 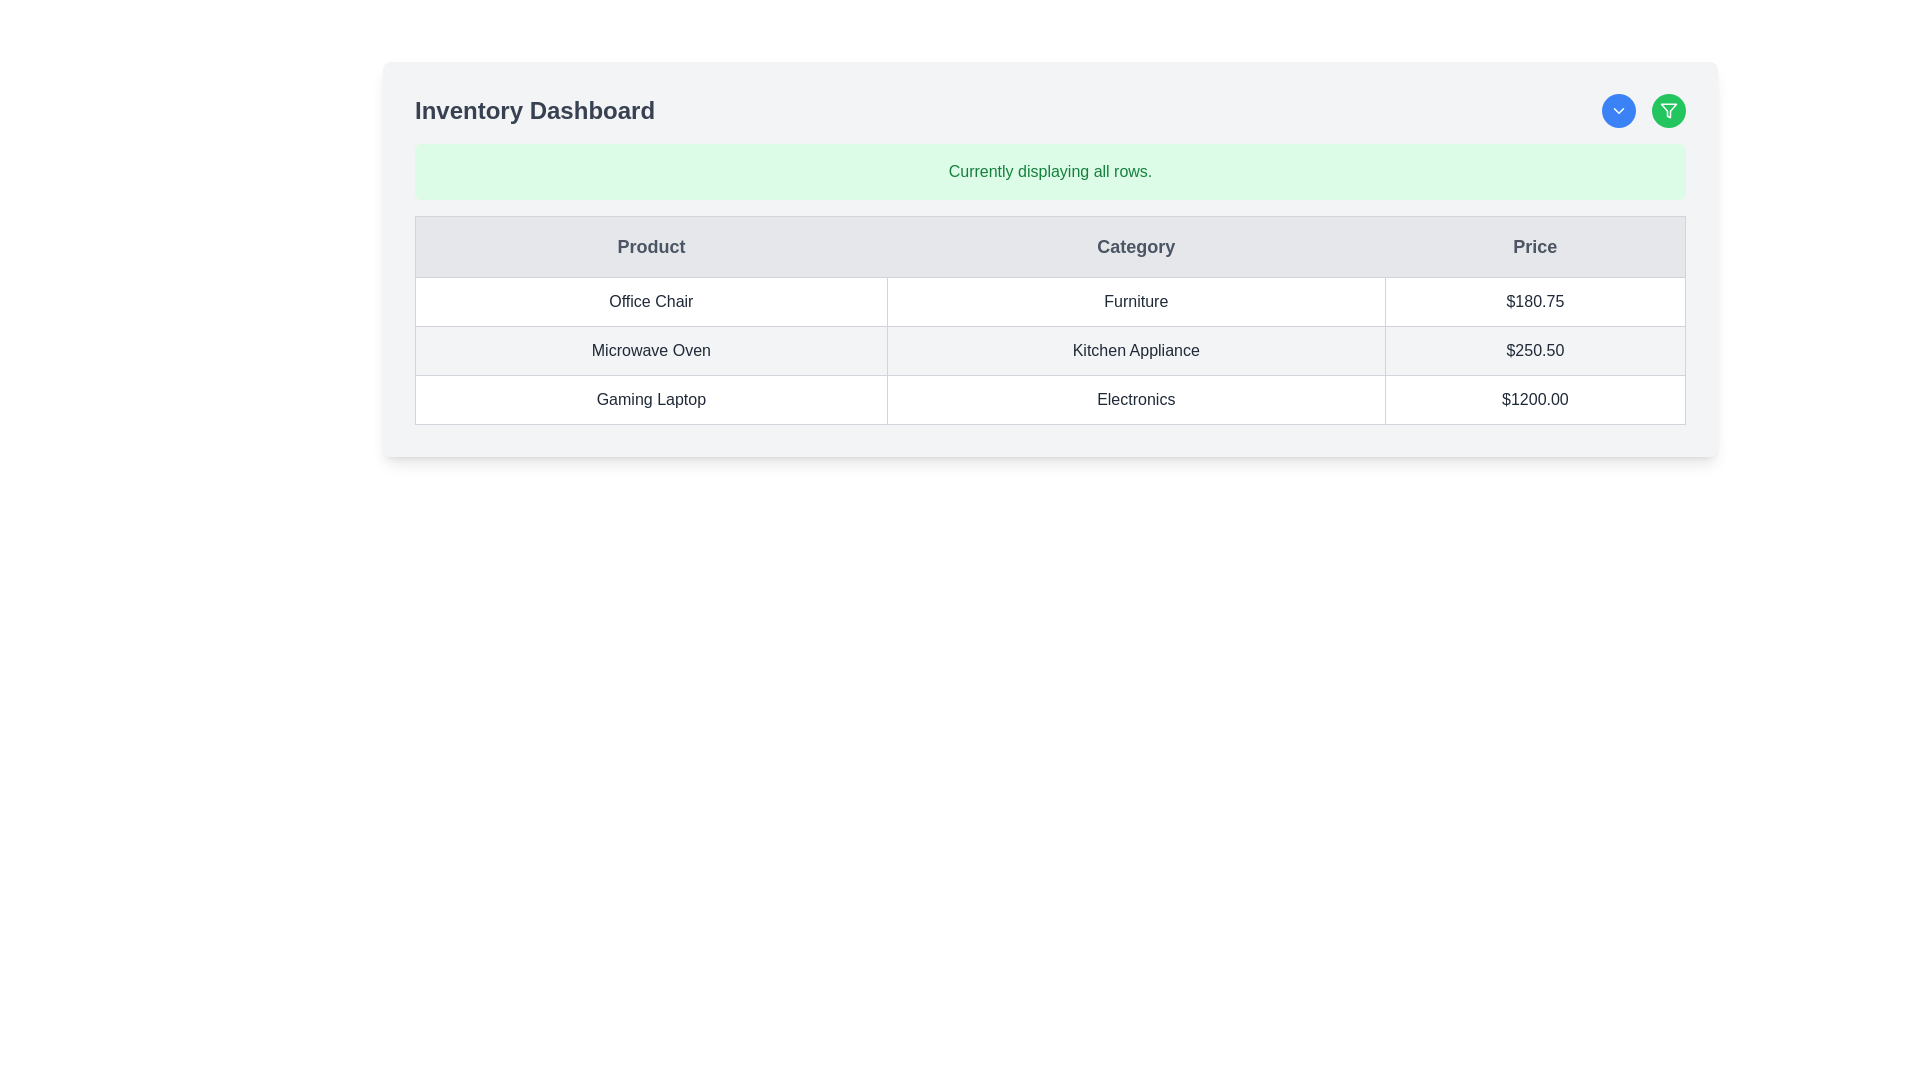 What do you see at coordinates (1669, 111) in the screenshot?
I see `the filter icon represented by a triangular funnel-like SVG graphic inside a green circular button` at bounding box center [1669, 111].